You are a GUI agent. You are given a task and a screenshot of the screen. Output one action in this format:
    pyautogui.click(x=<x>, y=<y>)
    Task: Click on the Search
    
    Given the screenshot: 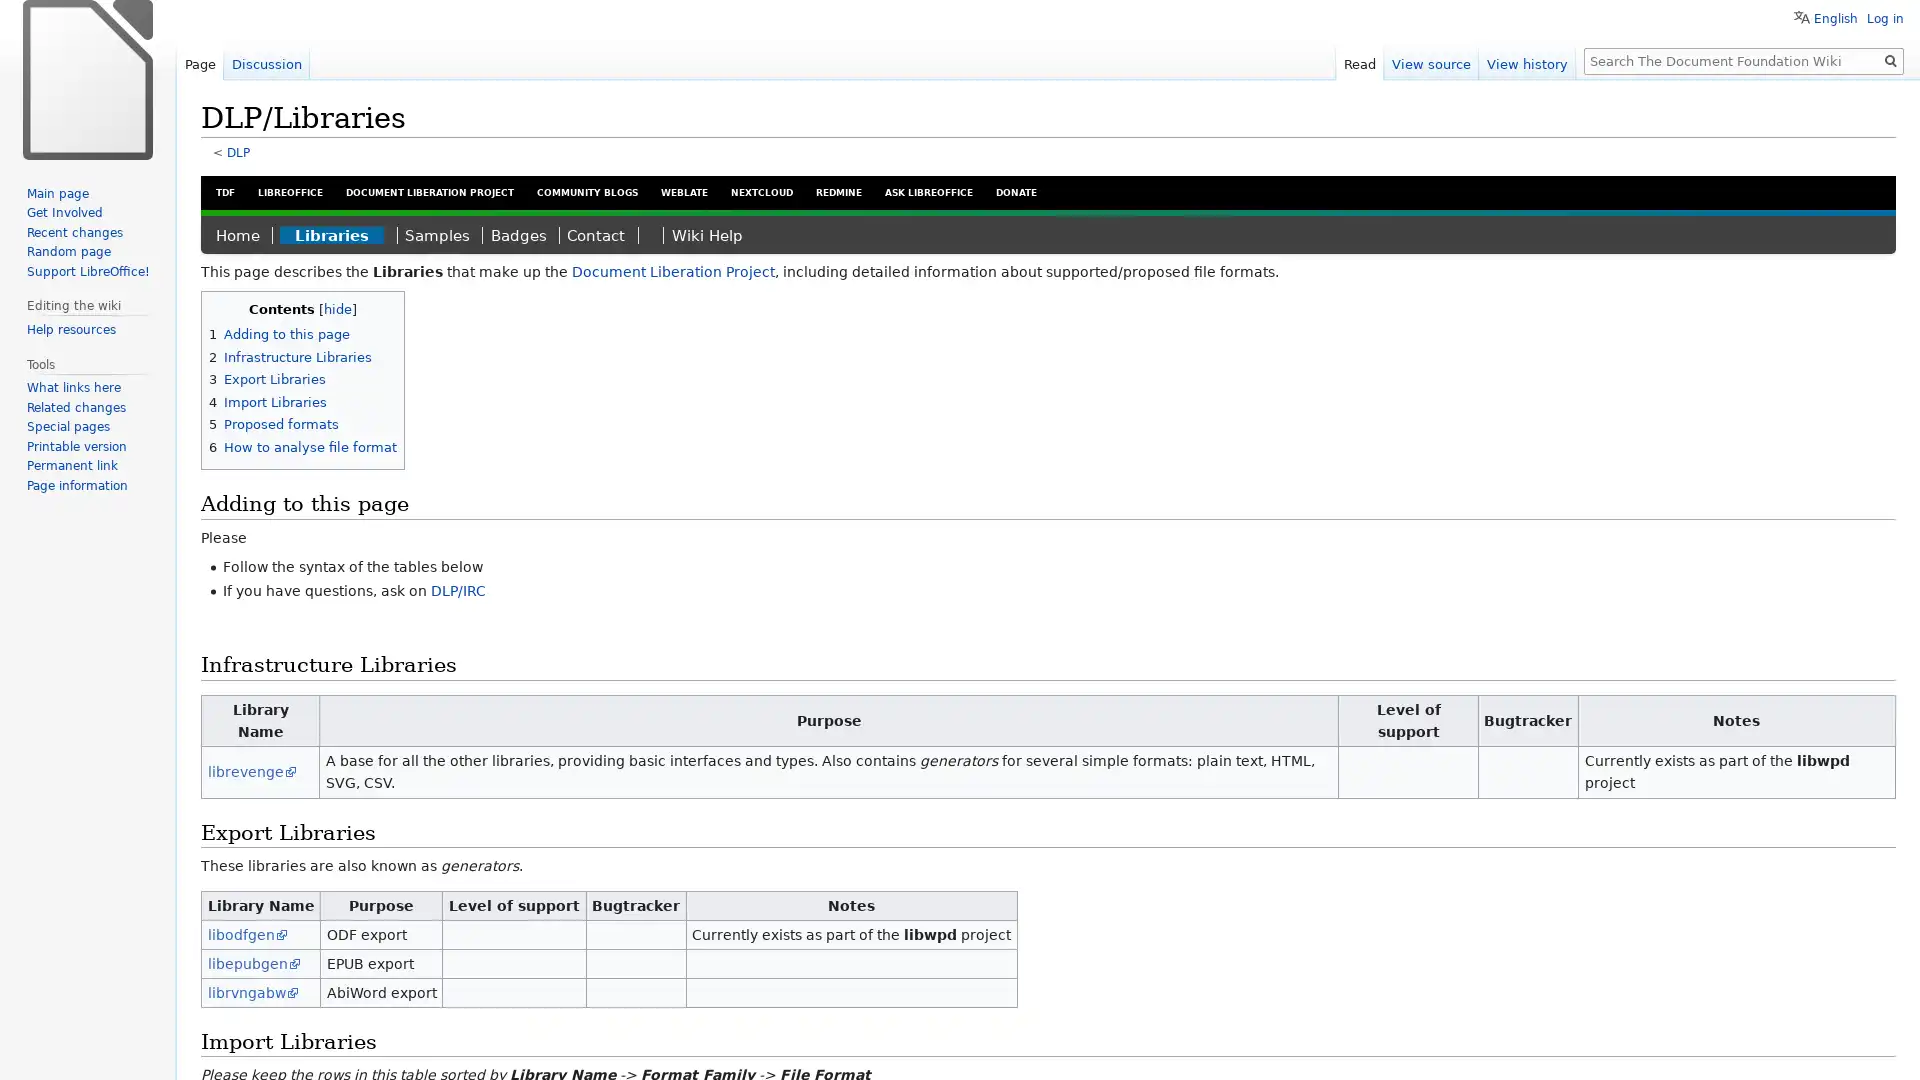 What is the action you would take?
    pyautogui.click(x=1890, y=60)
    